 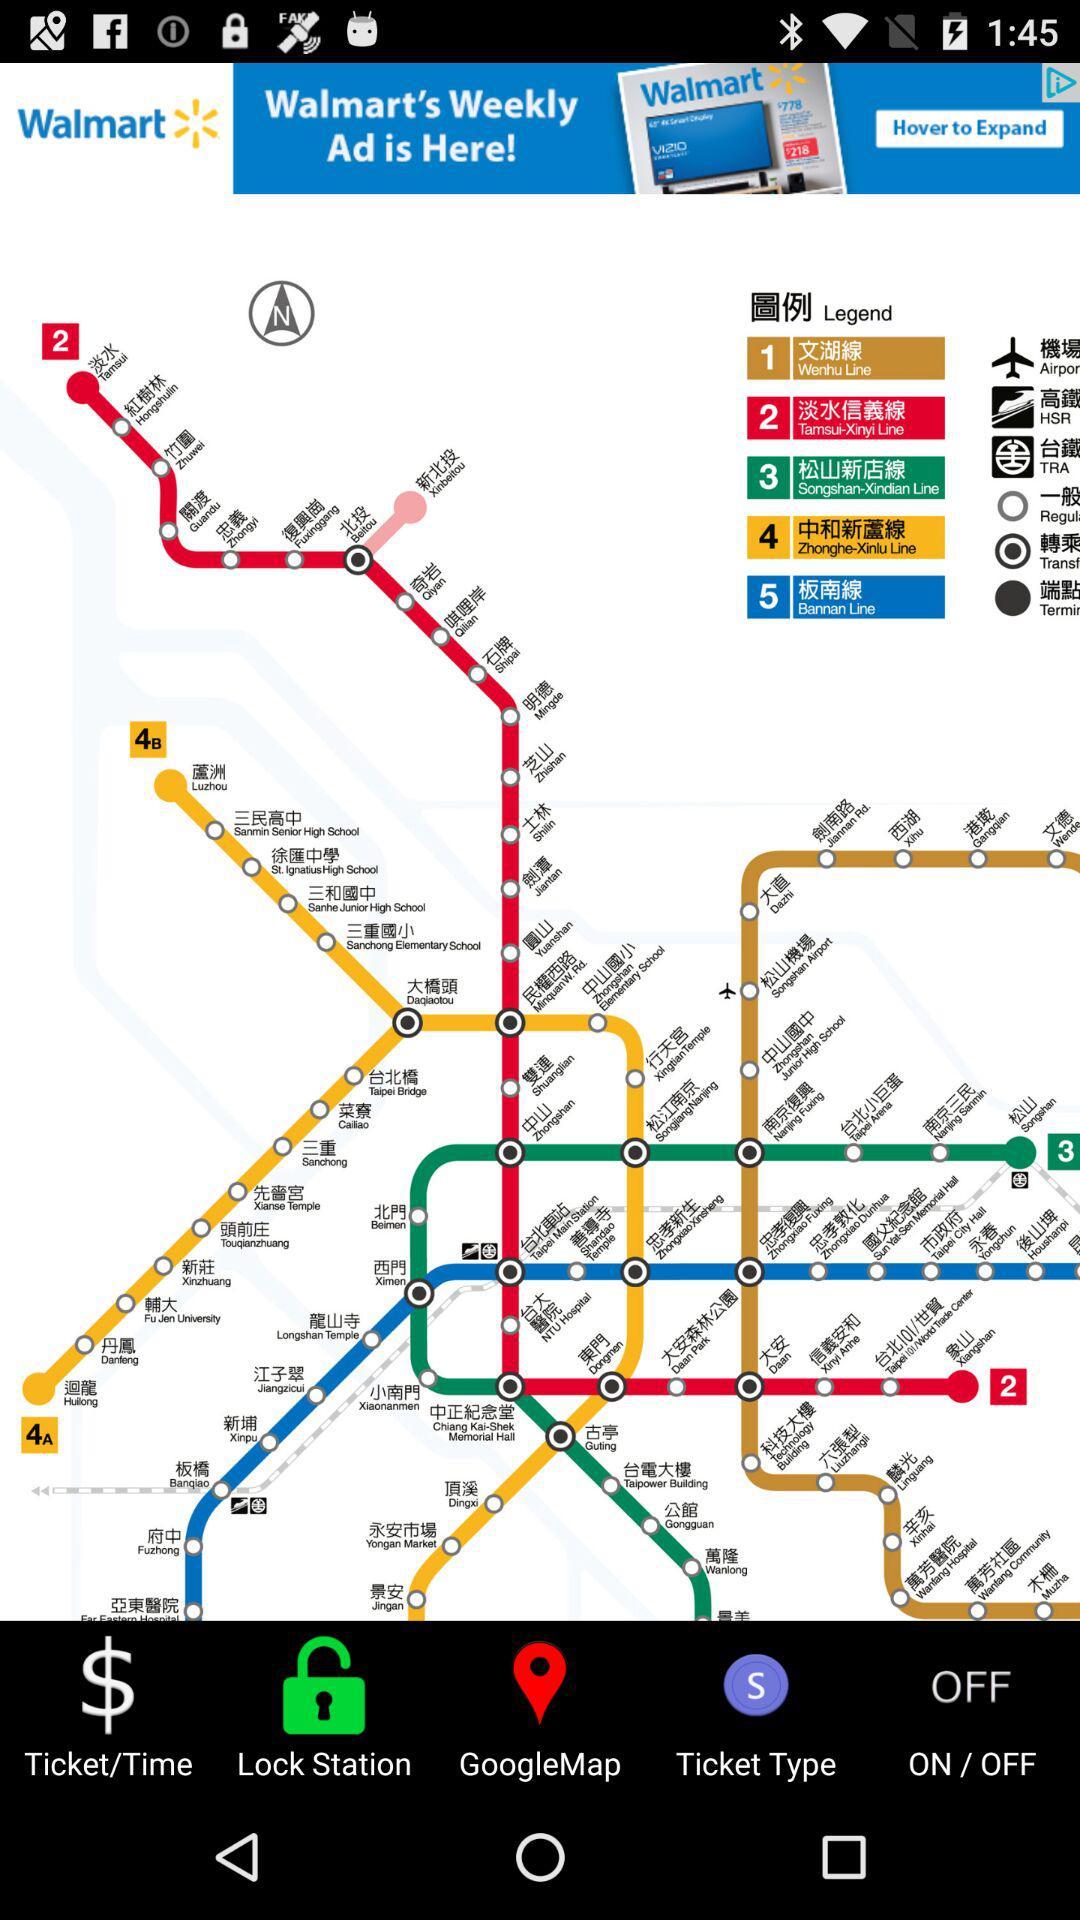 What do you see at coordinates (540, 841) in the screenshot?
I see `content area` at bounding box center [540, 841].